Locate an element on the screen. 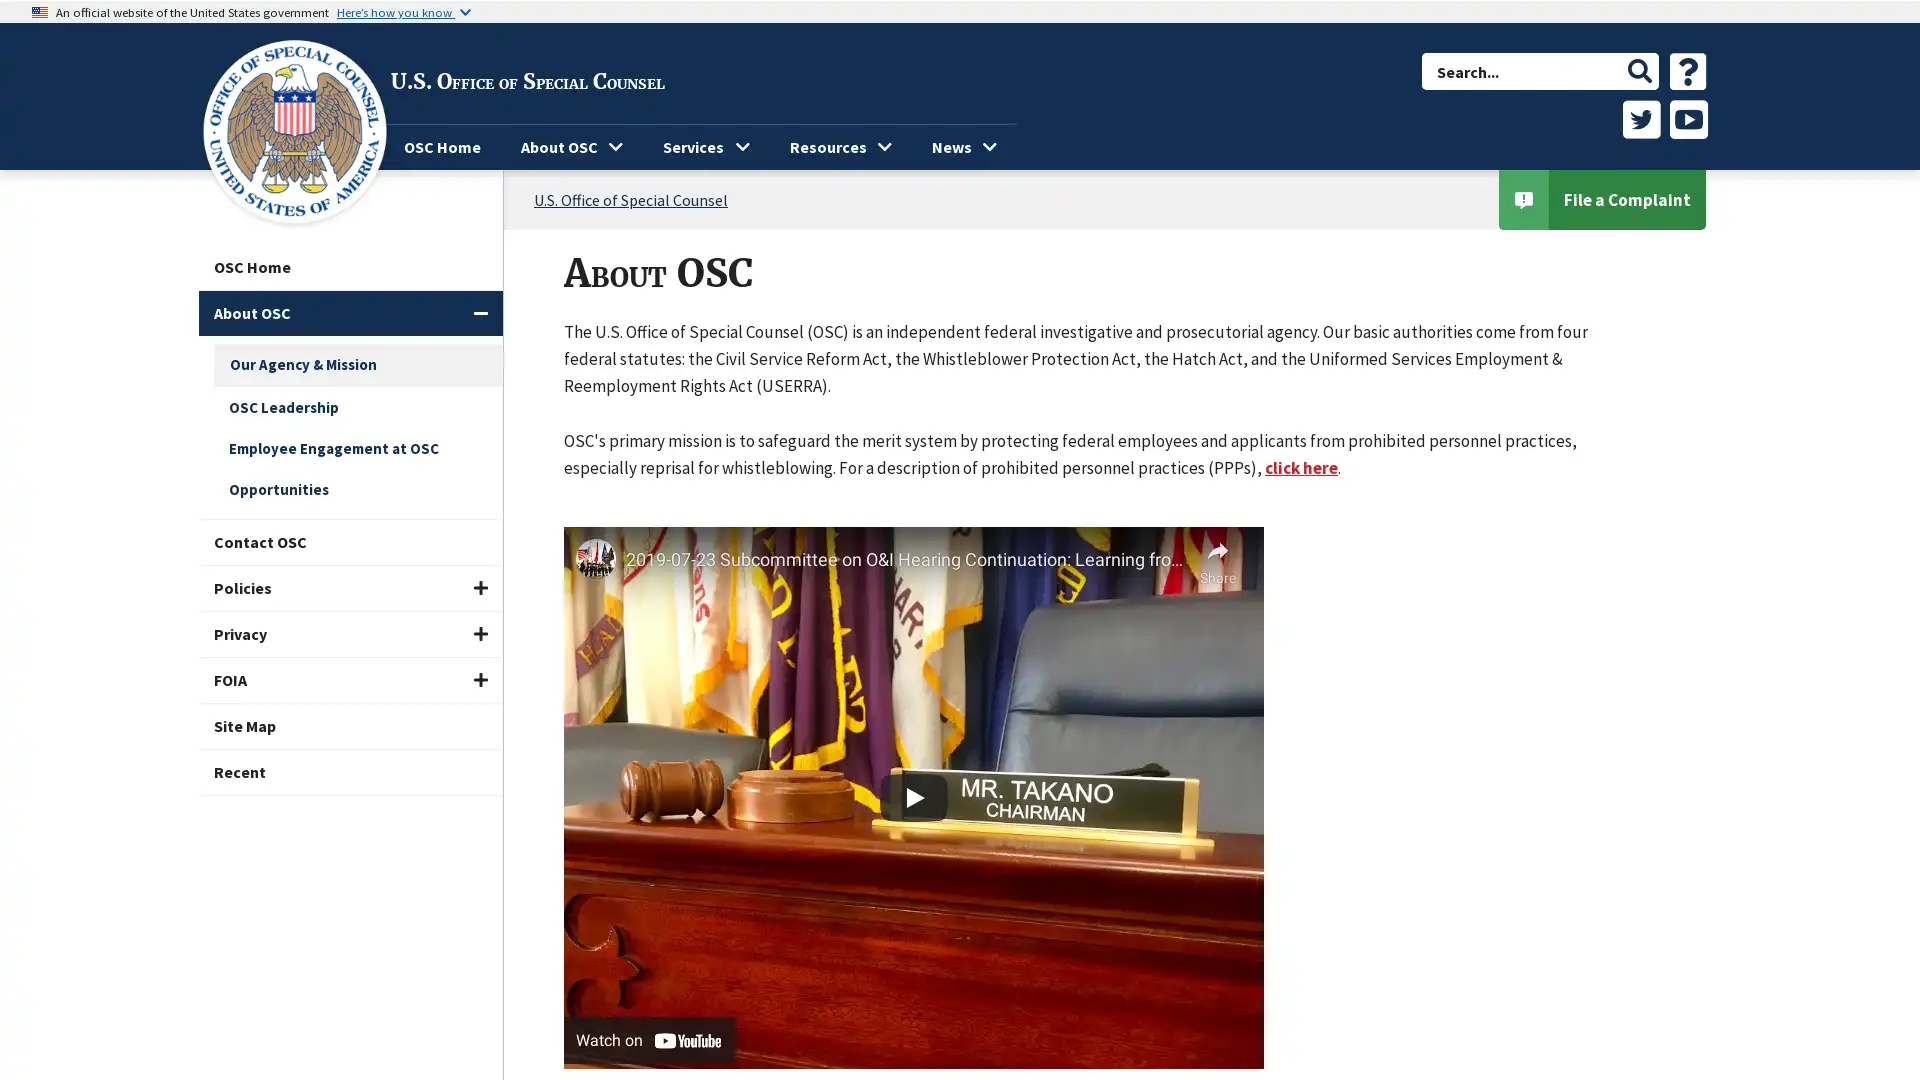 The width and height of the screenshot is (1920, 1080). About OSC is located at coordinates (350, 313).